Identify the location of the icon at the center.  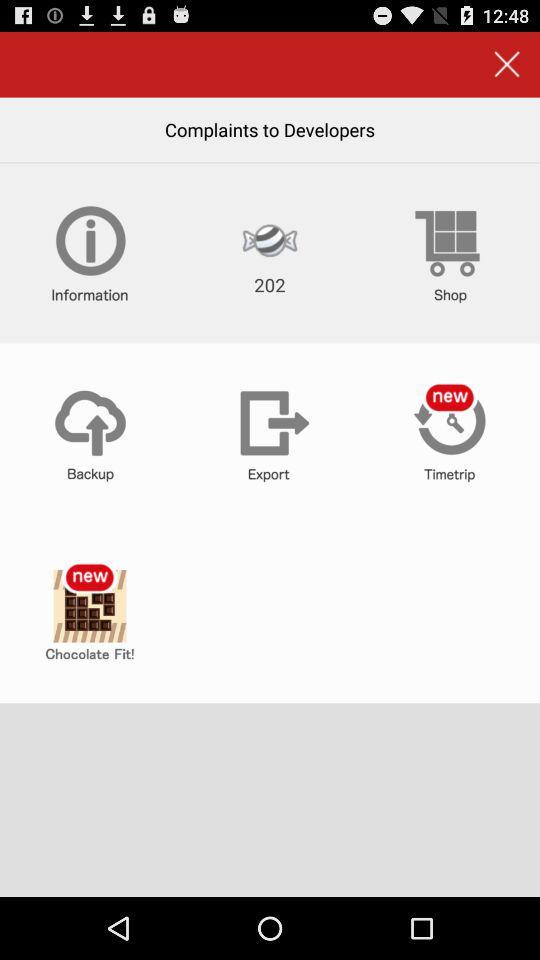
(270, 433).